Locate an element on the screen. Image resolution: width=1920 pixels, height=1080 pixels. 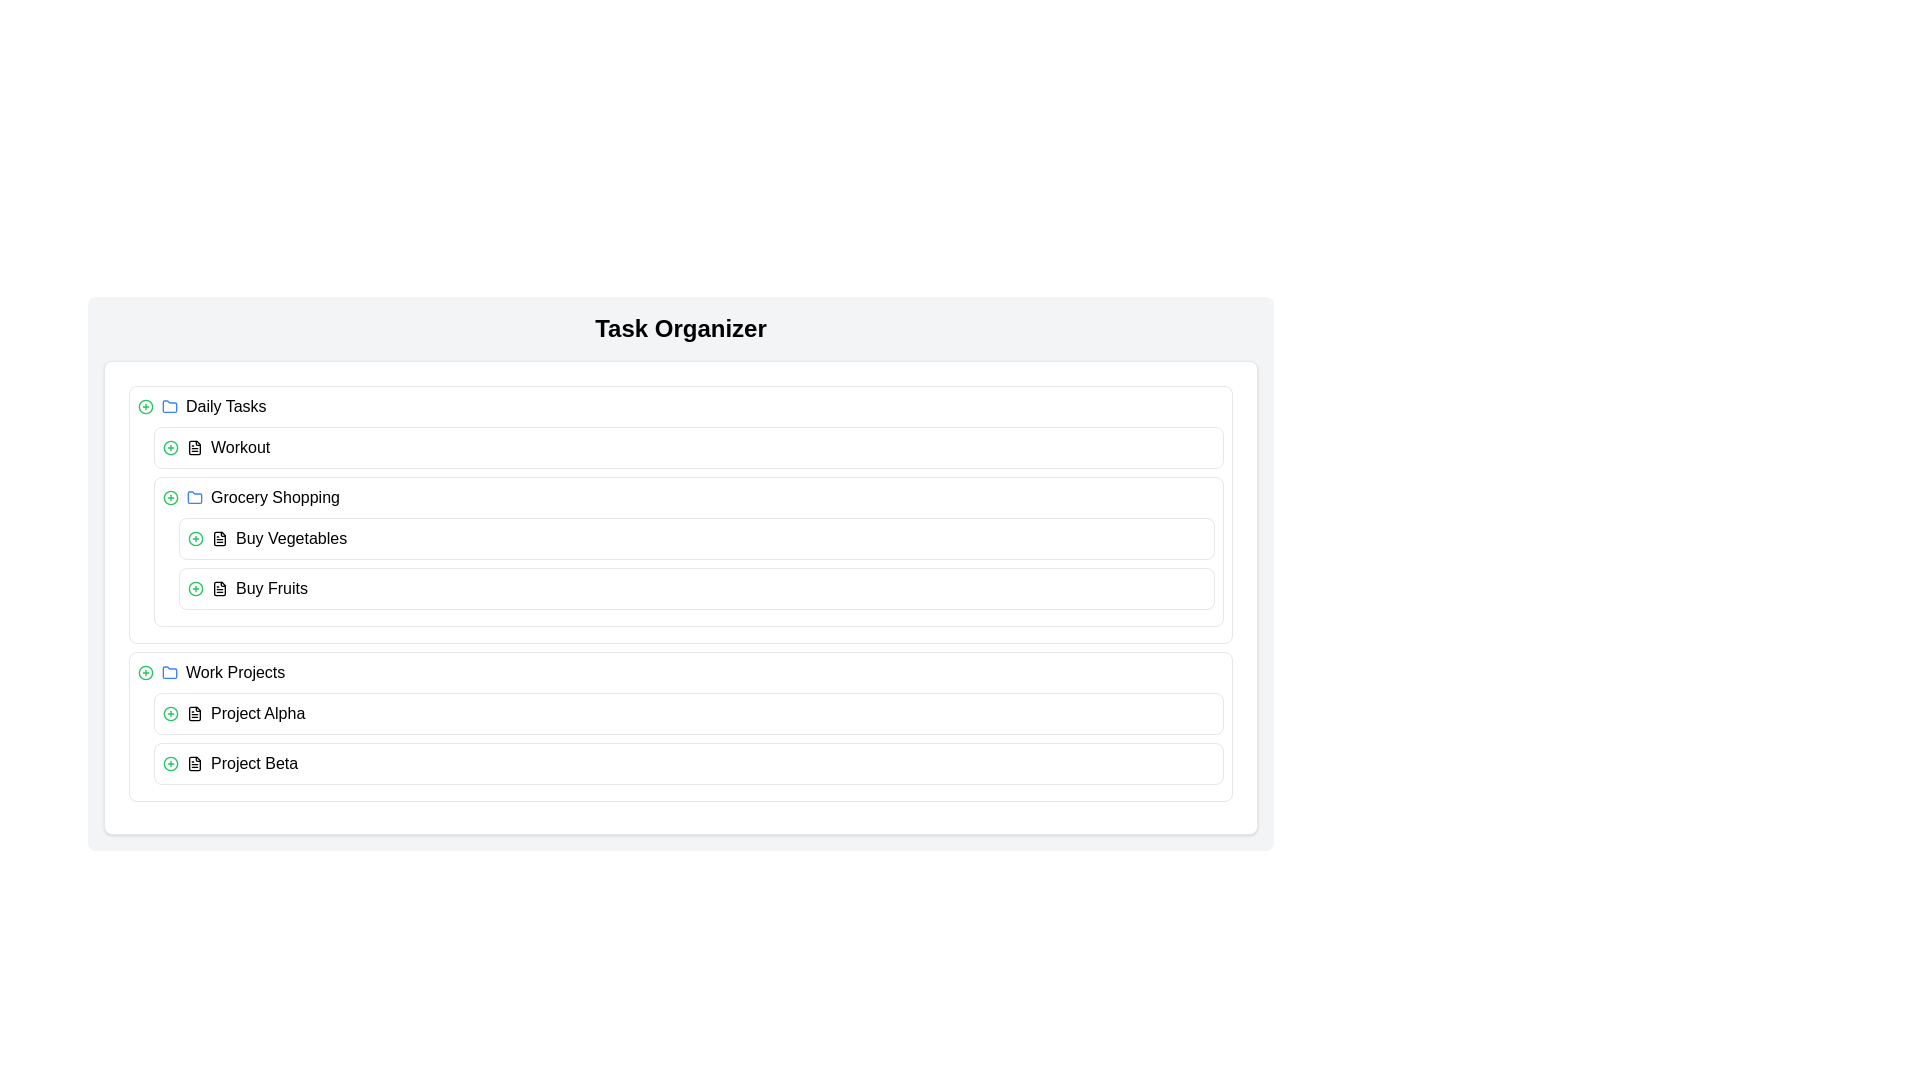
the button for adding a new item under the 'Buy Vegetables' section, which is located to the left of the 'Buy Vegetables' text in the 'Grocery Shopping' section is located at coordinates (196, 538).